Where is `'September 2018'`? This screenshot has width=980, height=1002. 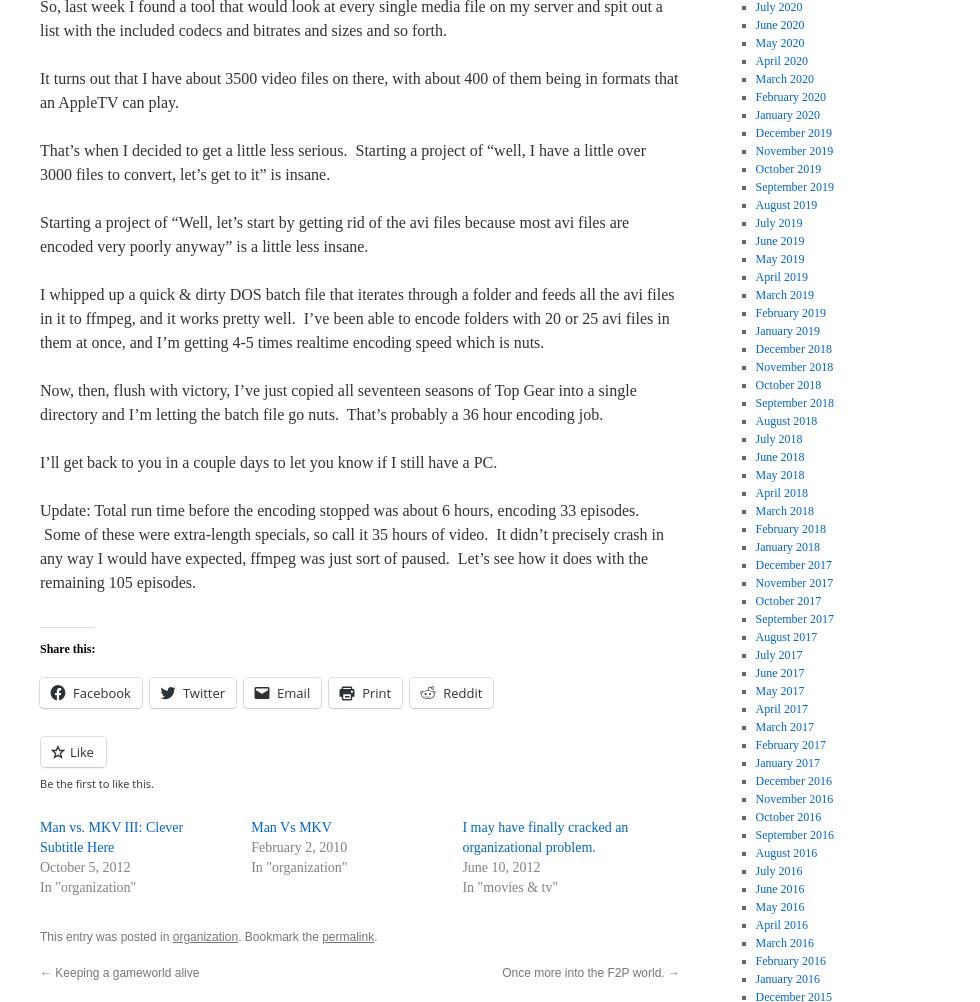 'September 2018' is located at coordinates (793, 403).